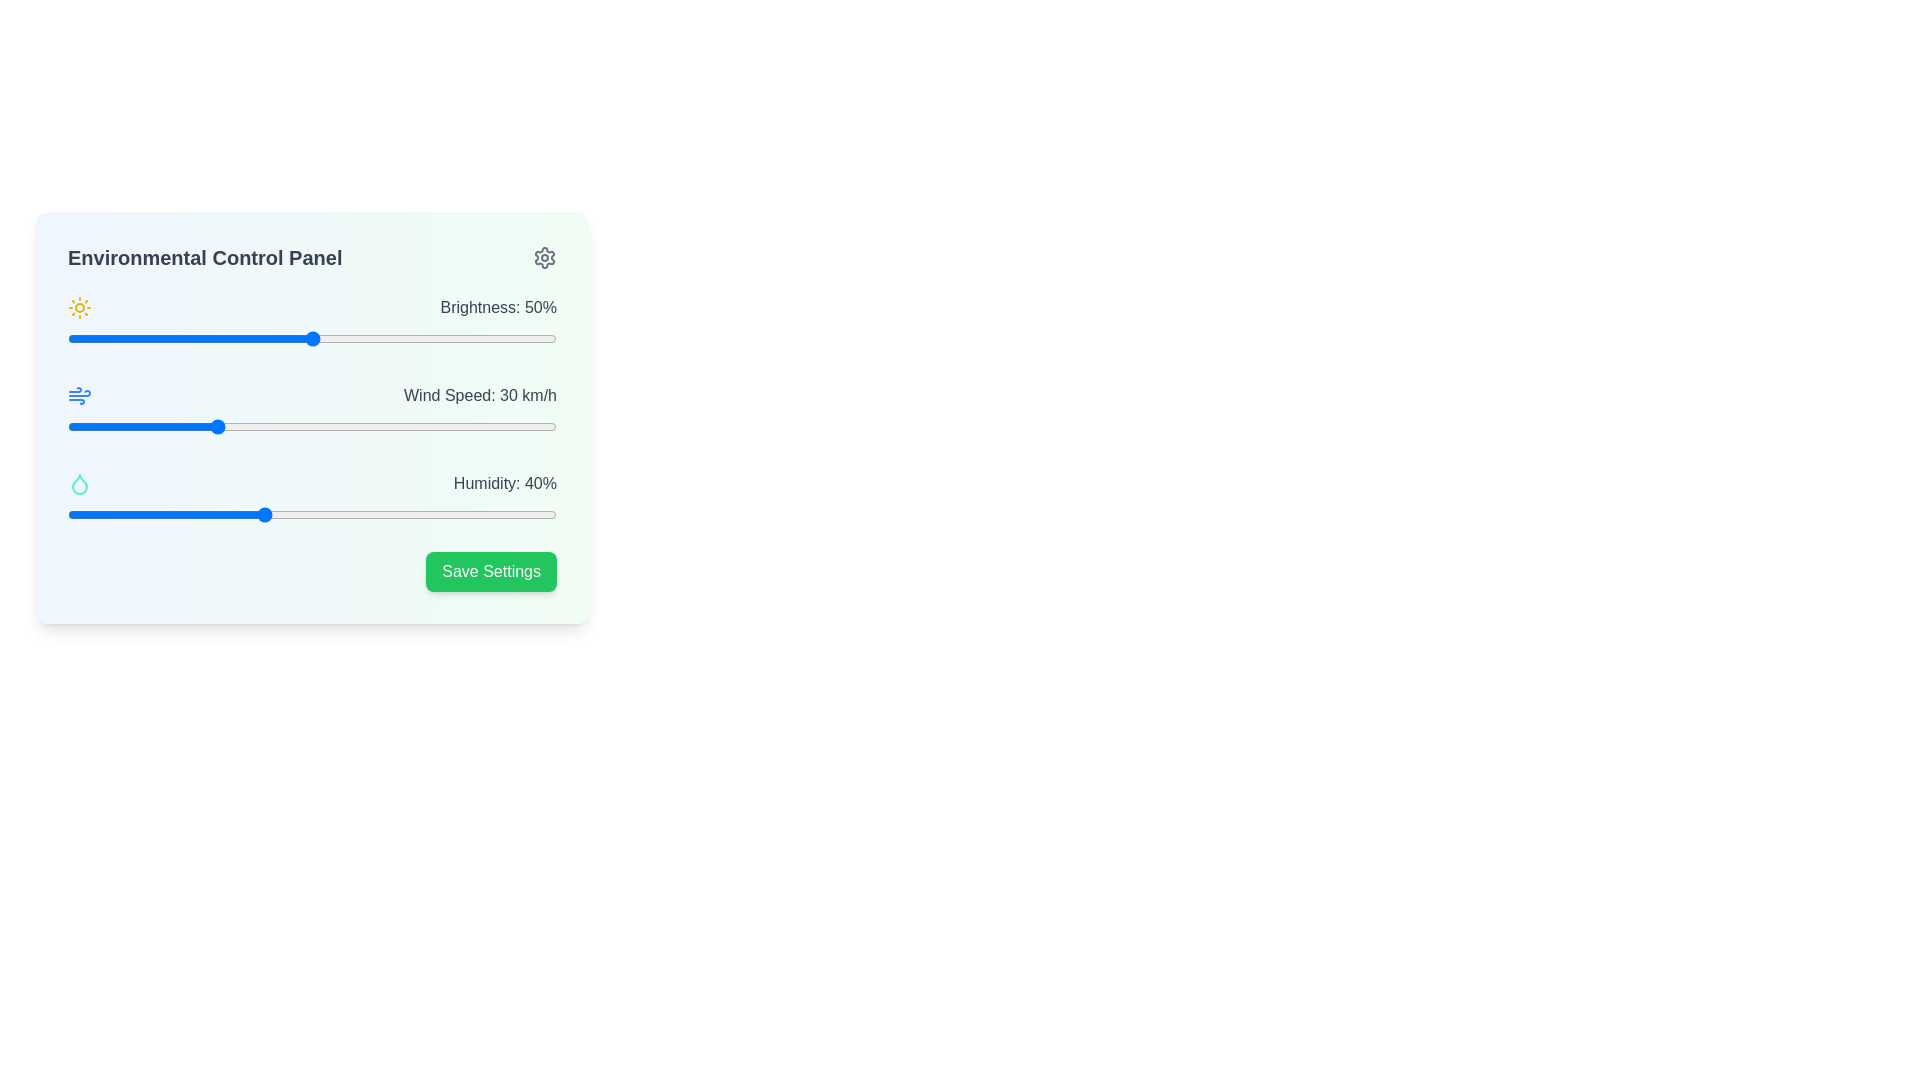  Describe the element at coordinates (67, 514) in the screenshot. I see `humidity` at that location.